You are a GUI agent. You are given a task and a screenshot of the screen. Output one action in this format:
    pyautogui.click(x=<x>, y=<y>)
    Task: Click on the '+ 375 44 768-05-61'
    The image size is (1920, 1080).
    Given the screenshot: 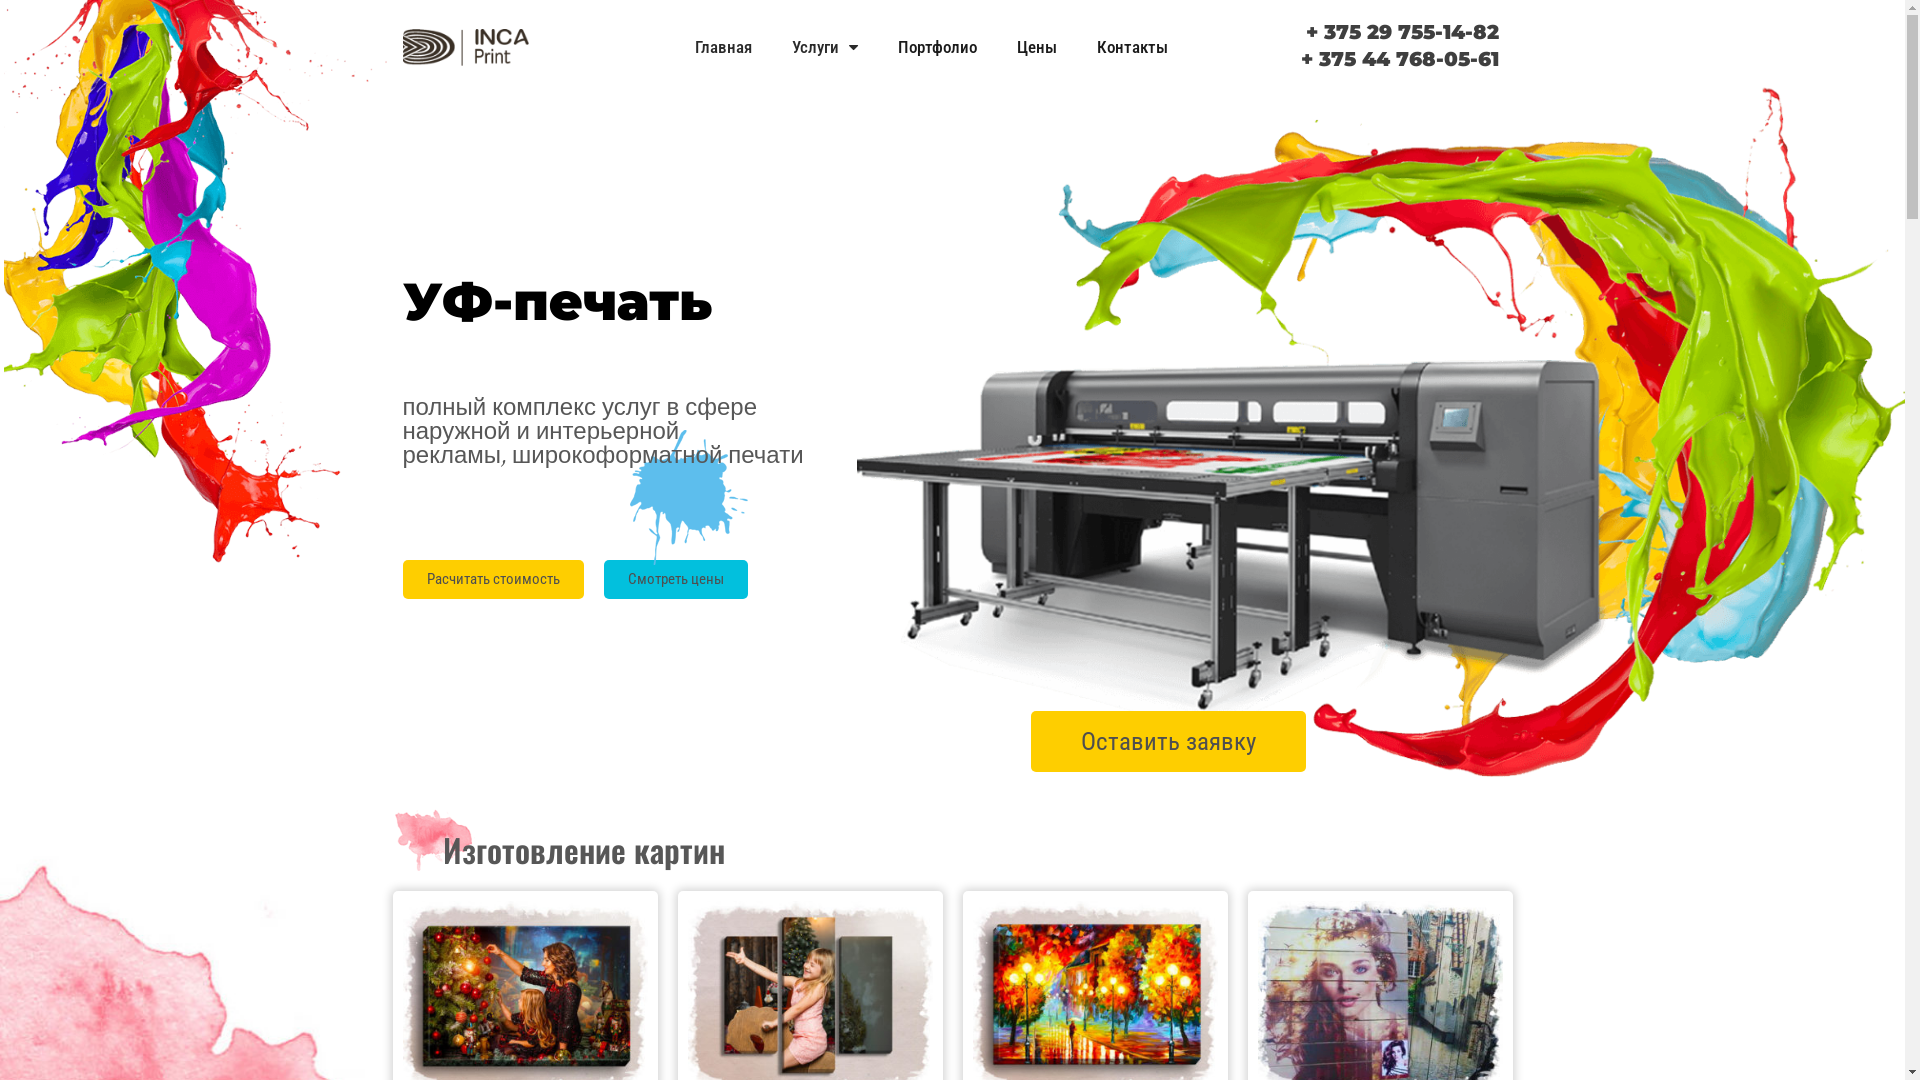 What is the action you would take?
    pyautogui.click(x=1399, y=57)
    